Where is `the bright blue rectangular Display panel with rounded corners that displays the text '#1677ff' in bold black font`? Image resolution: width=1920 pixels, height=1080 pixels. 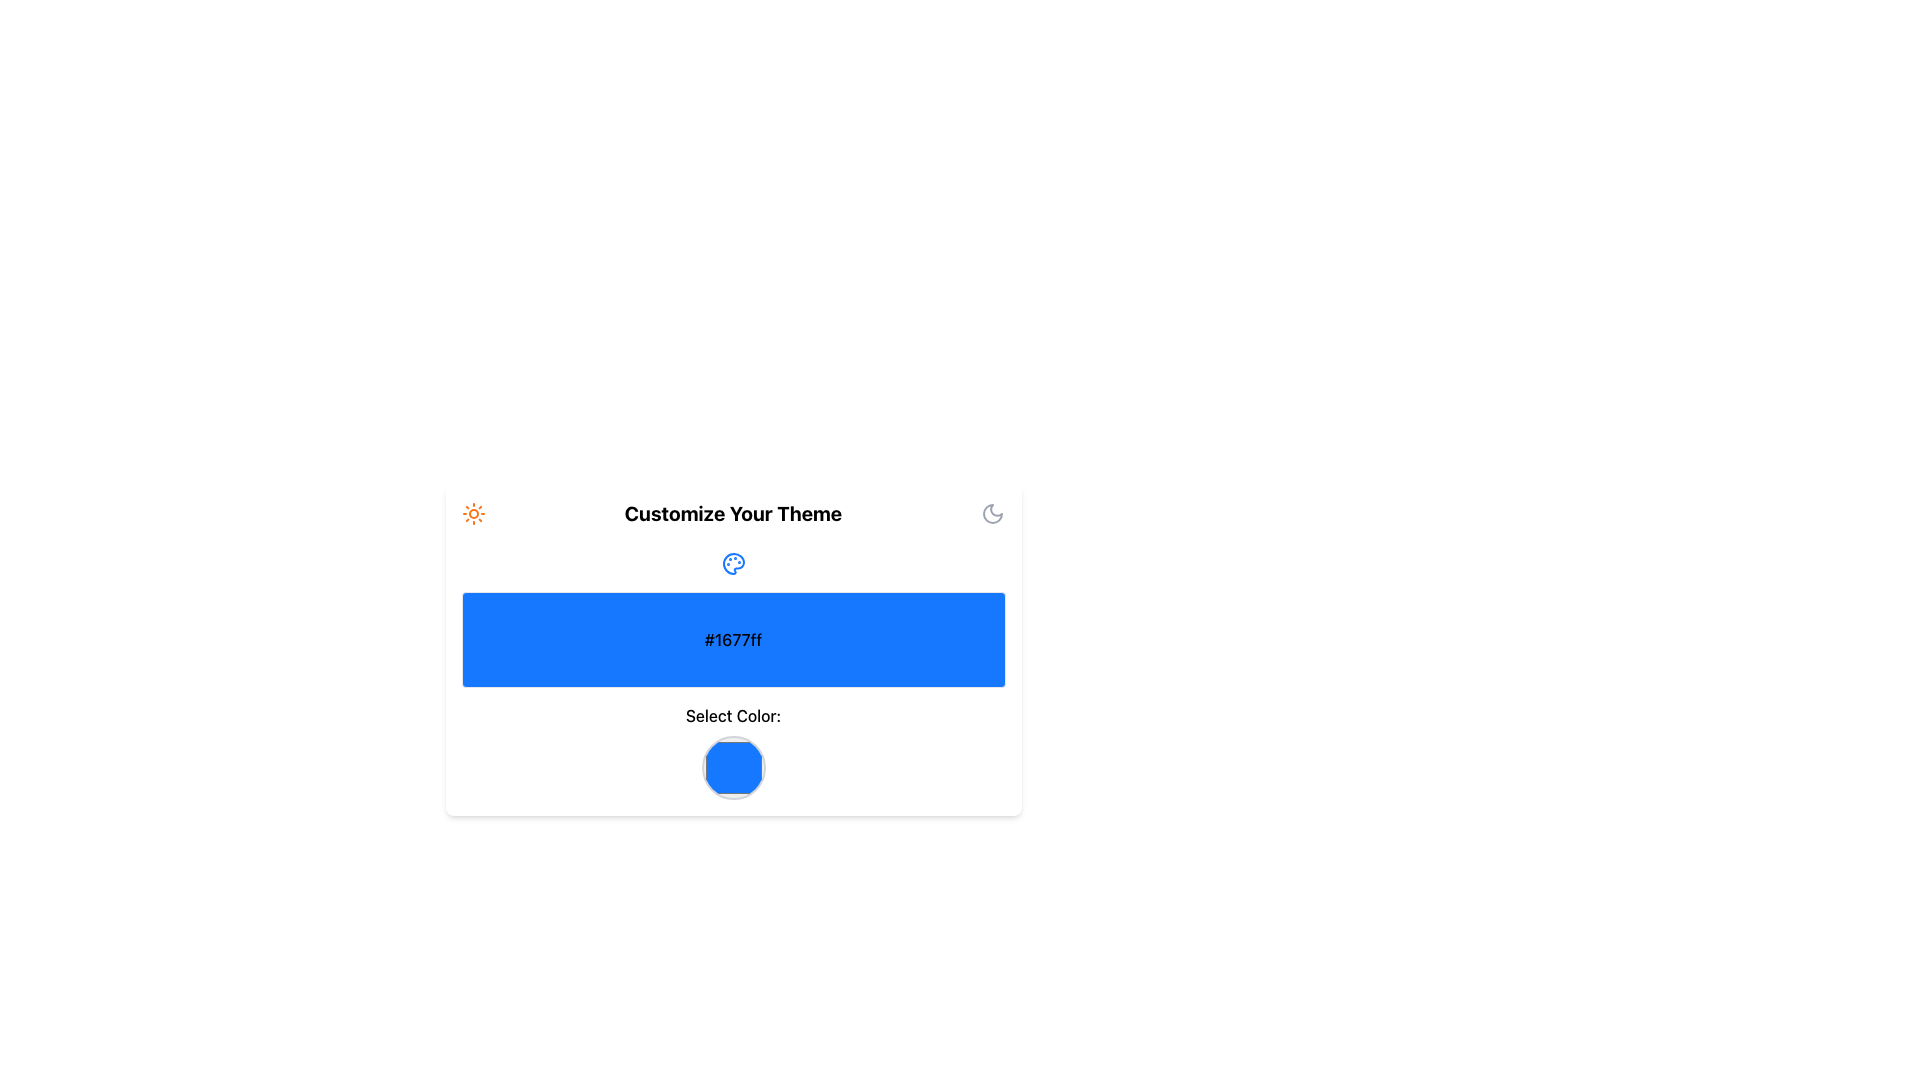 the bright blue rectangular Display panel with rounded corners that displays the text '#1677ff' in bold black font is located at coordinates (732, 640).